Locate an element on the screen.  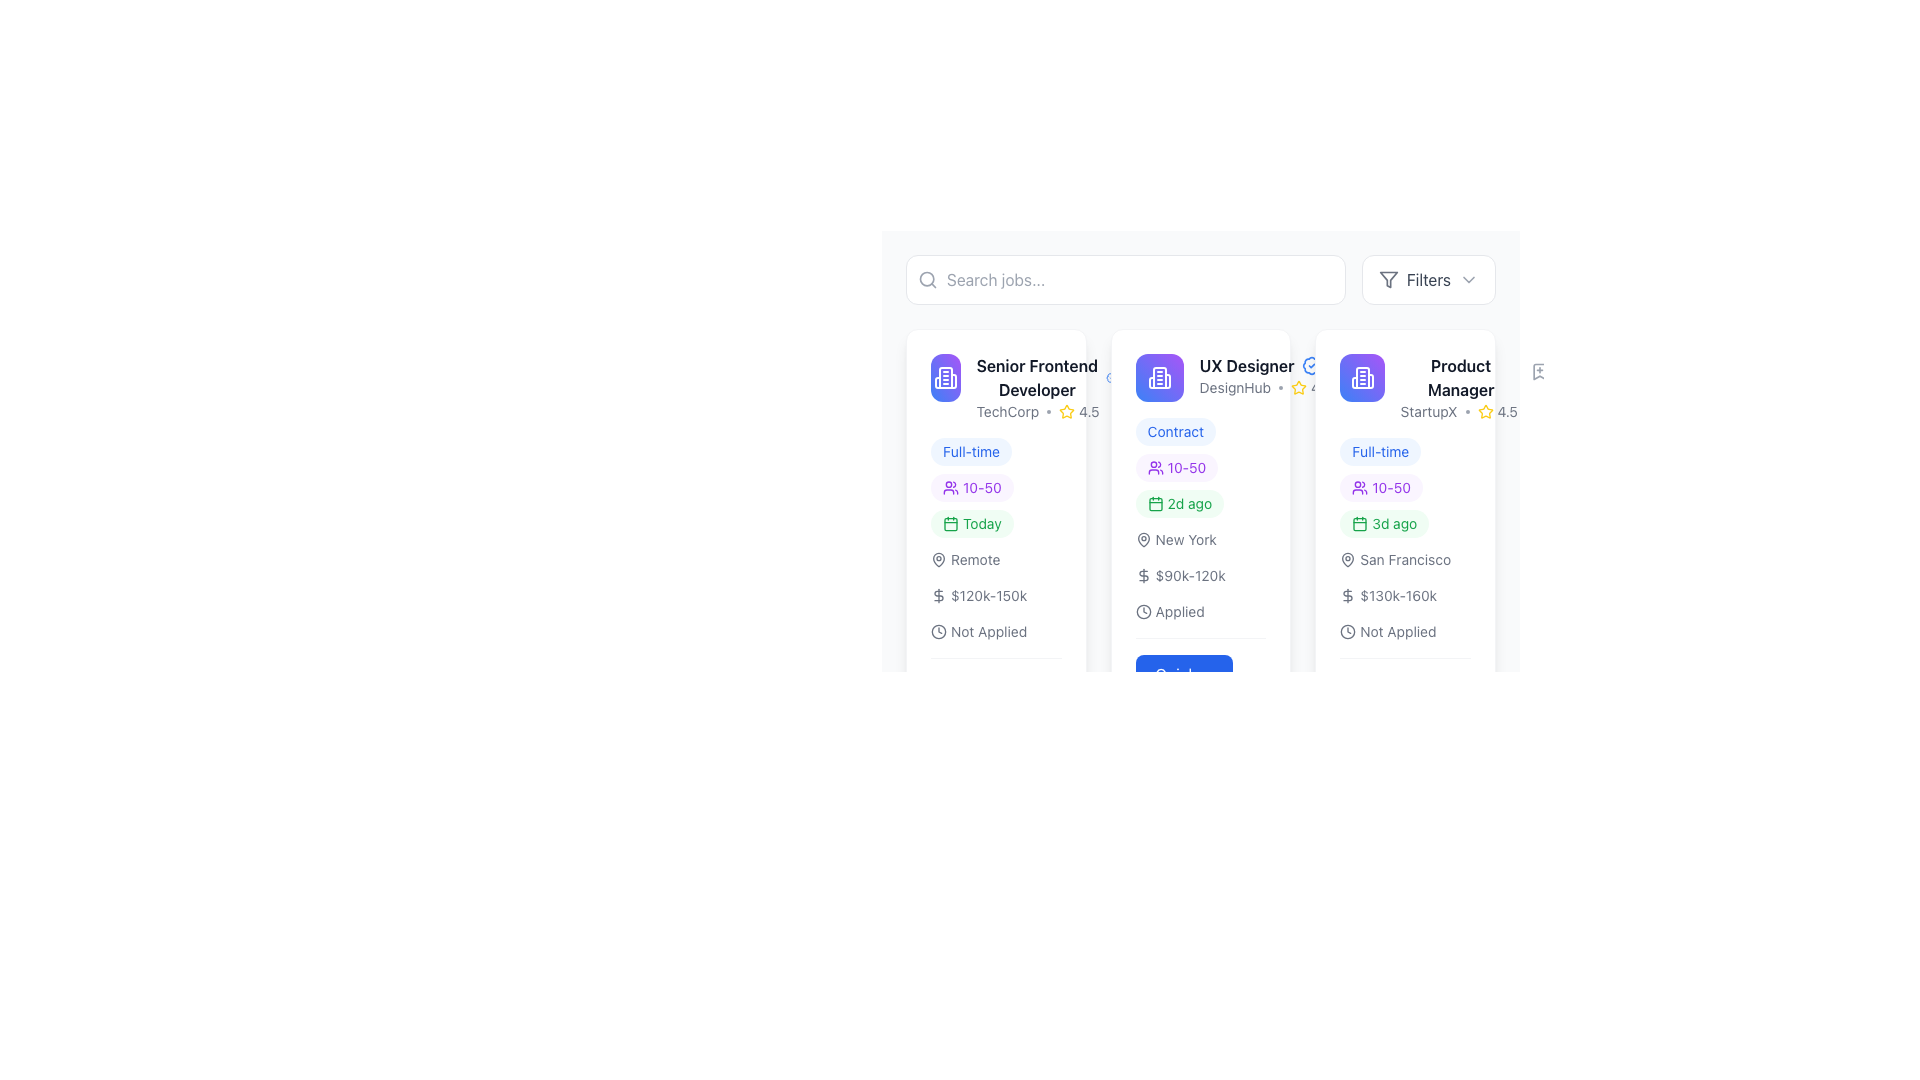
the text label for the job entry titled 'Senior Frontend Developer' is located at coordinates (996, 388).